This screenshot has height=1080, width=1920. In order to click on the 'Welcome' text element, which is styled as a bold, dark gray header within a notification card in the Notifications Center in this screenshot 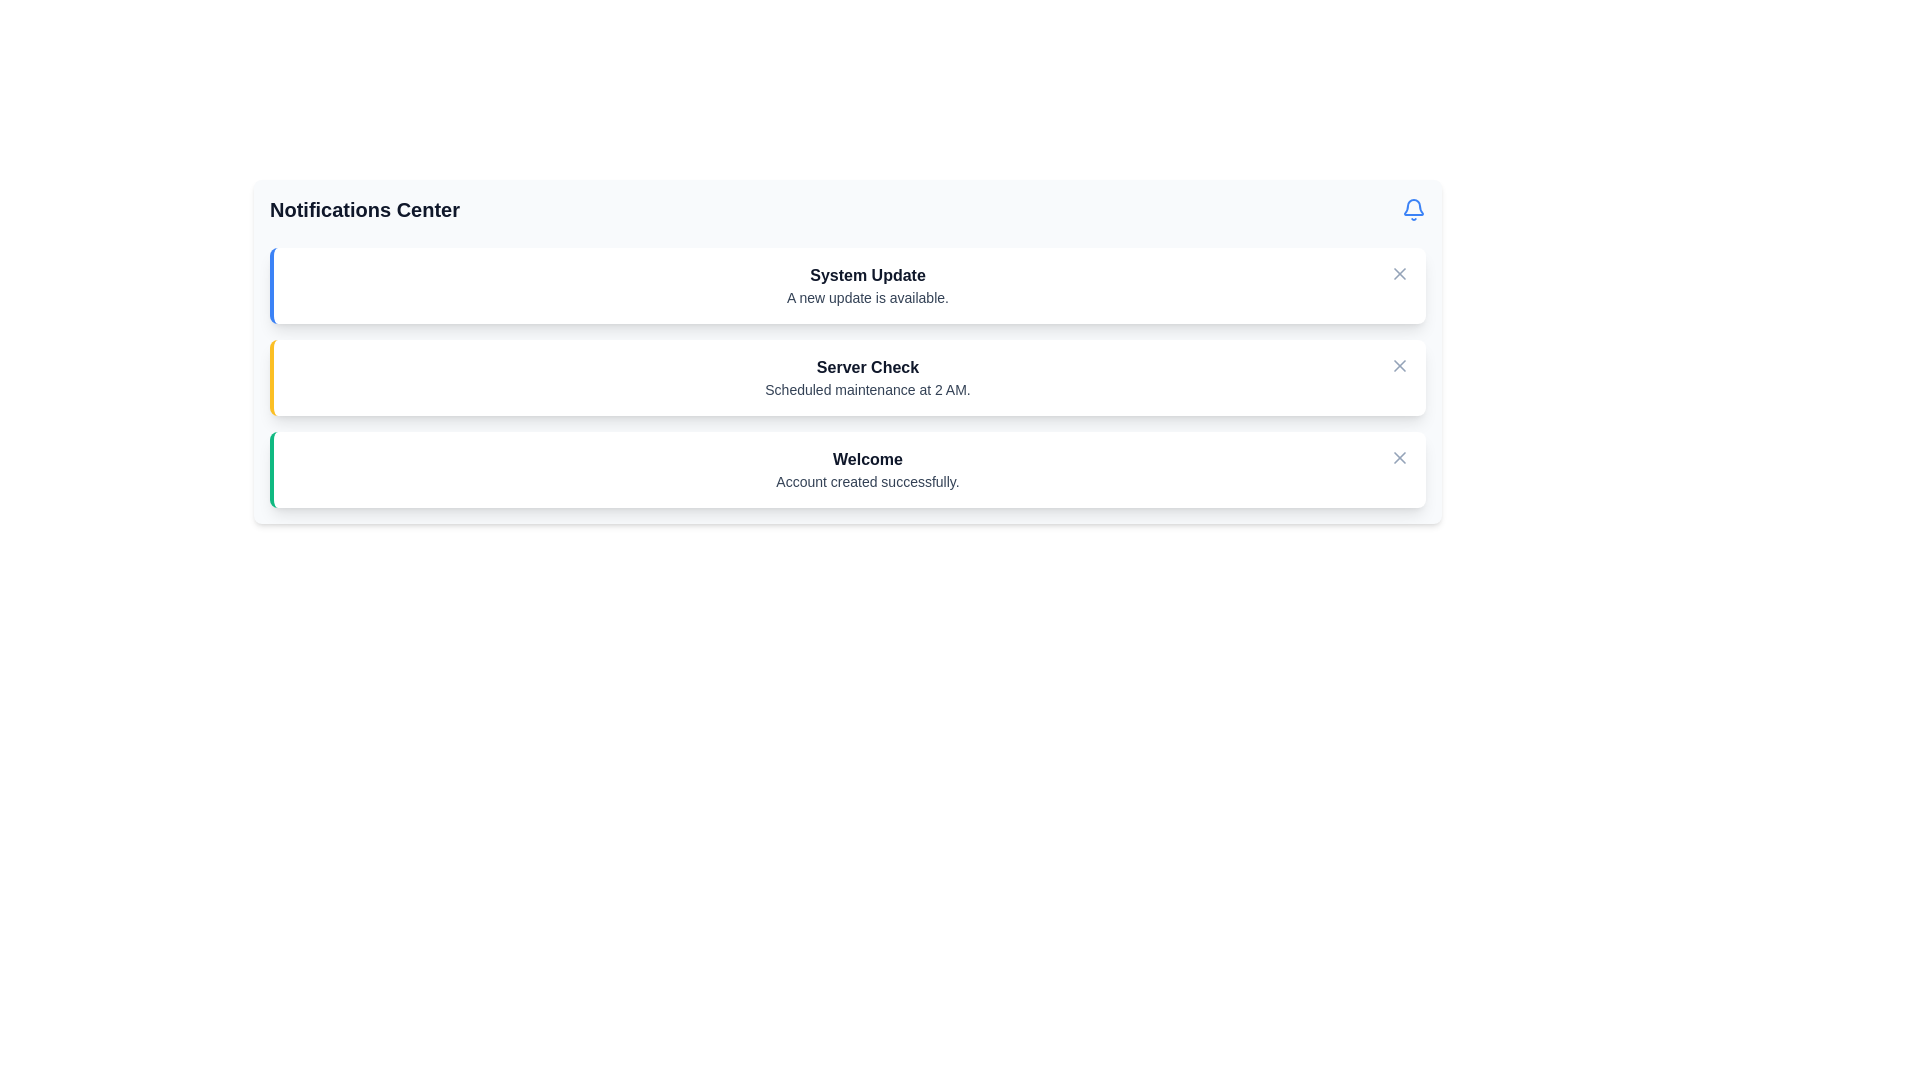, I will do `click(868, 459)`.